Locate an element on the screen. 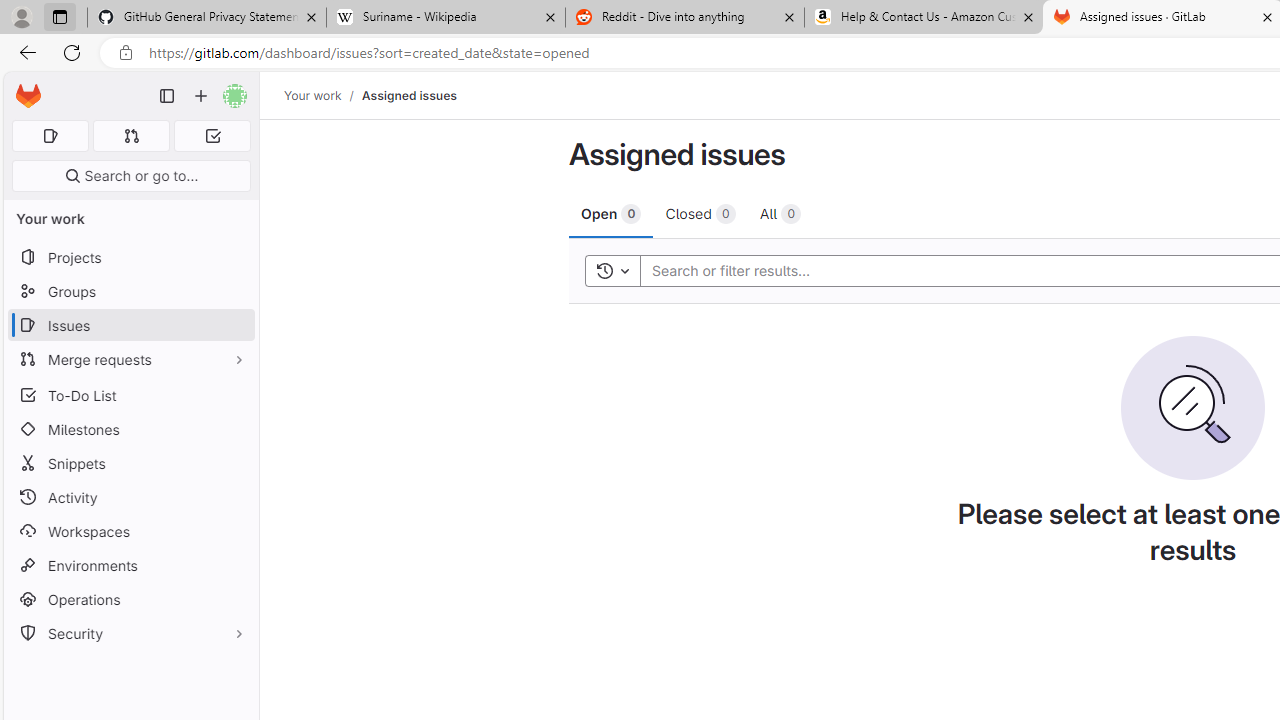 This screenshot has height=720, width=1280. 'Your work' is located at coordinates (311, 95).